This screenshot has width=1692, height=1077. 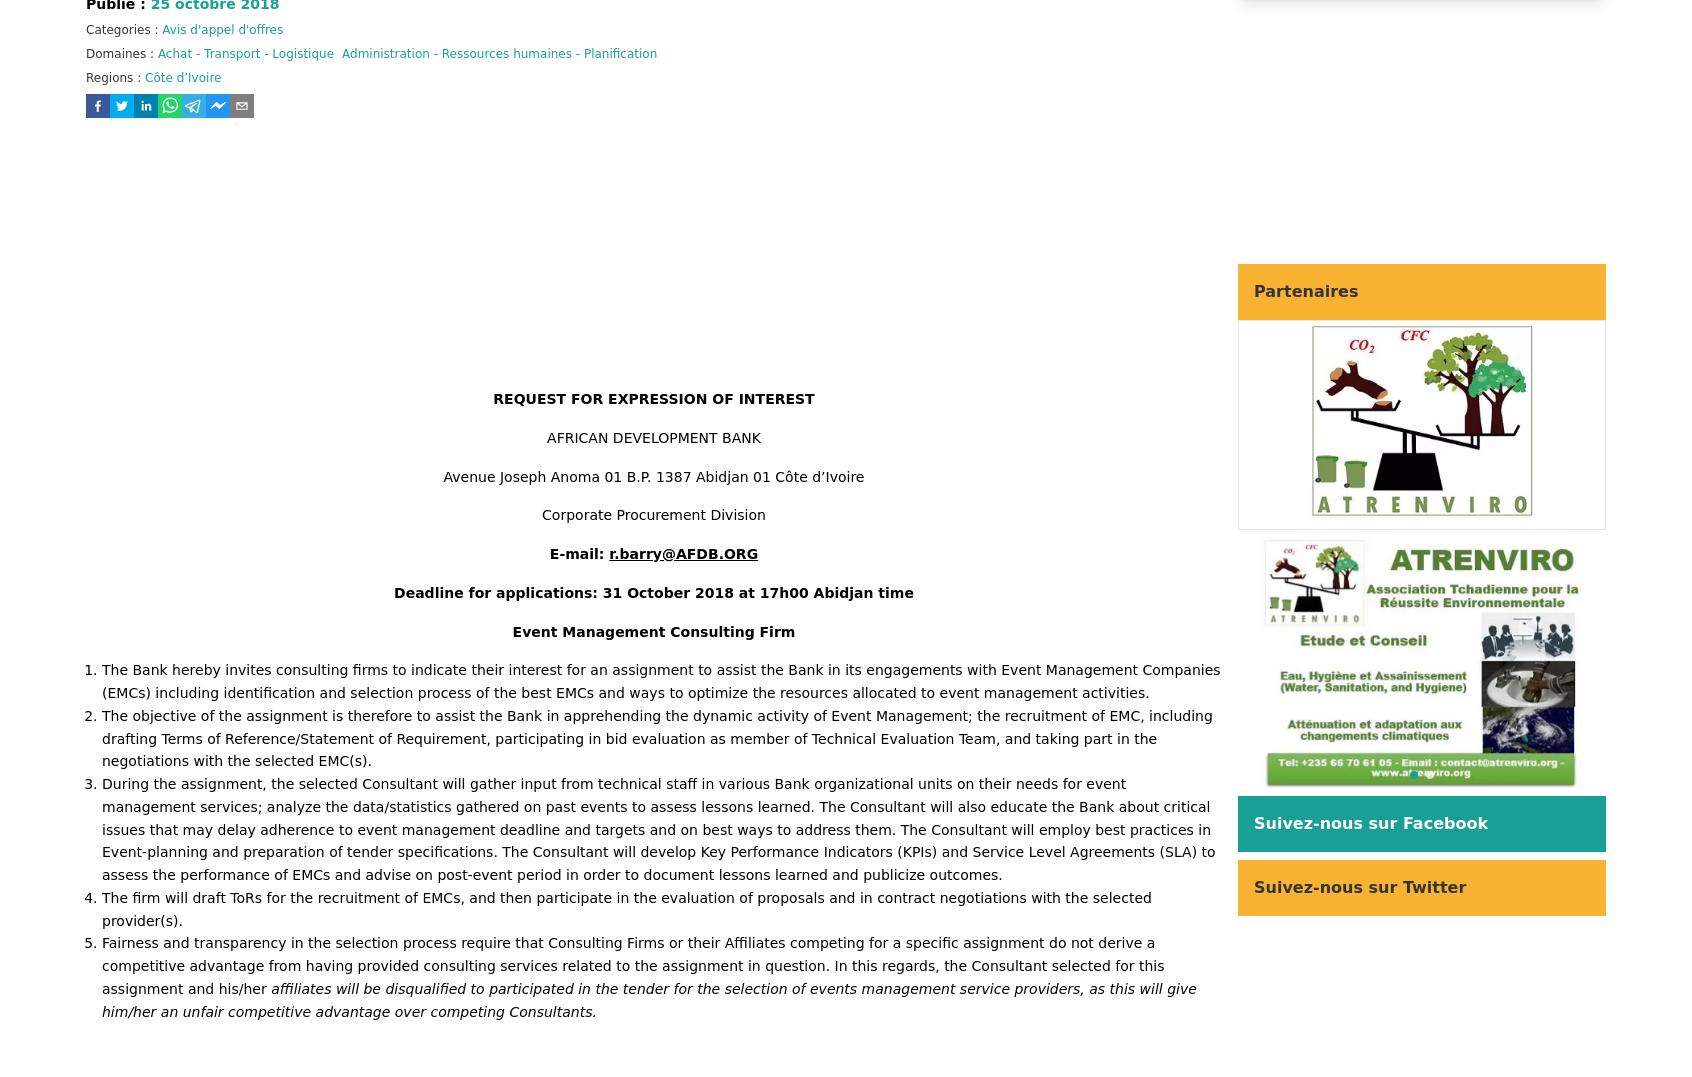 What do you see at coordinates (625, 908) in the screenshot?
I see `'The firm will draft ToRs for the recruitment of EMCs, and then participate in the evaluation of proposals and in contract negotiations with the selected provider(s).'` at bounding box center [625, 908].